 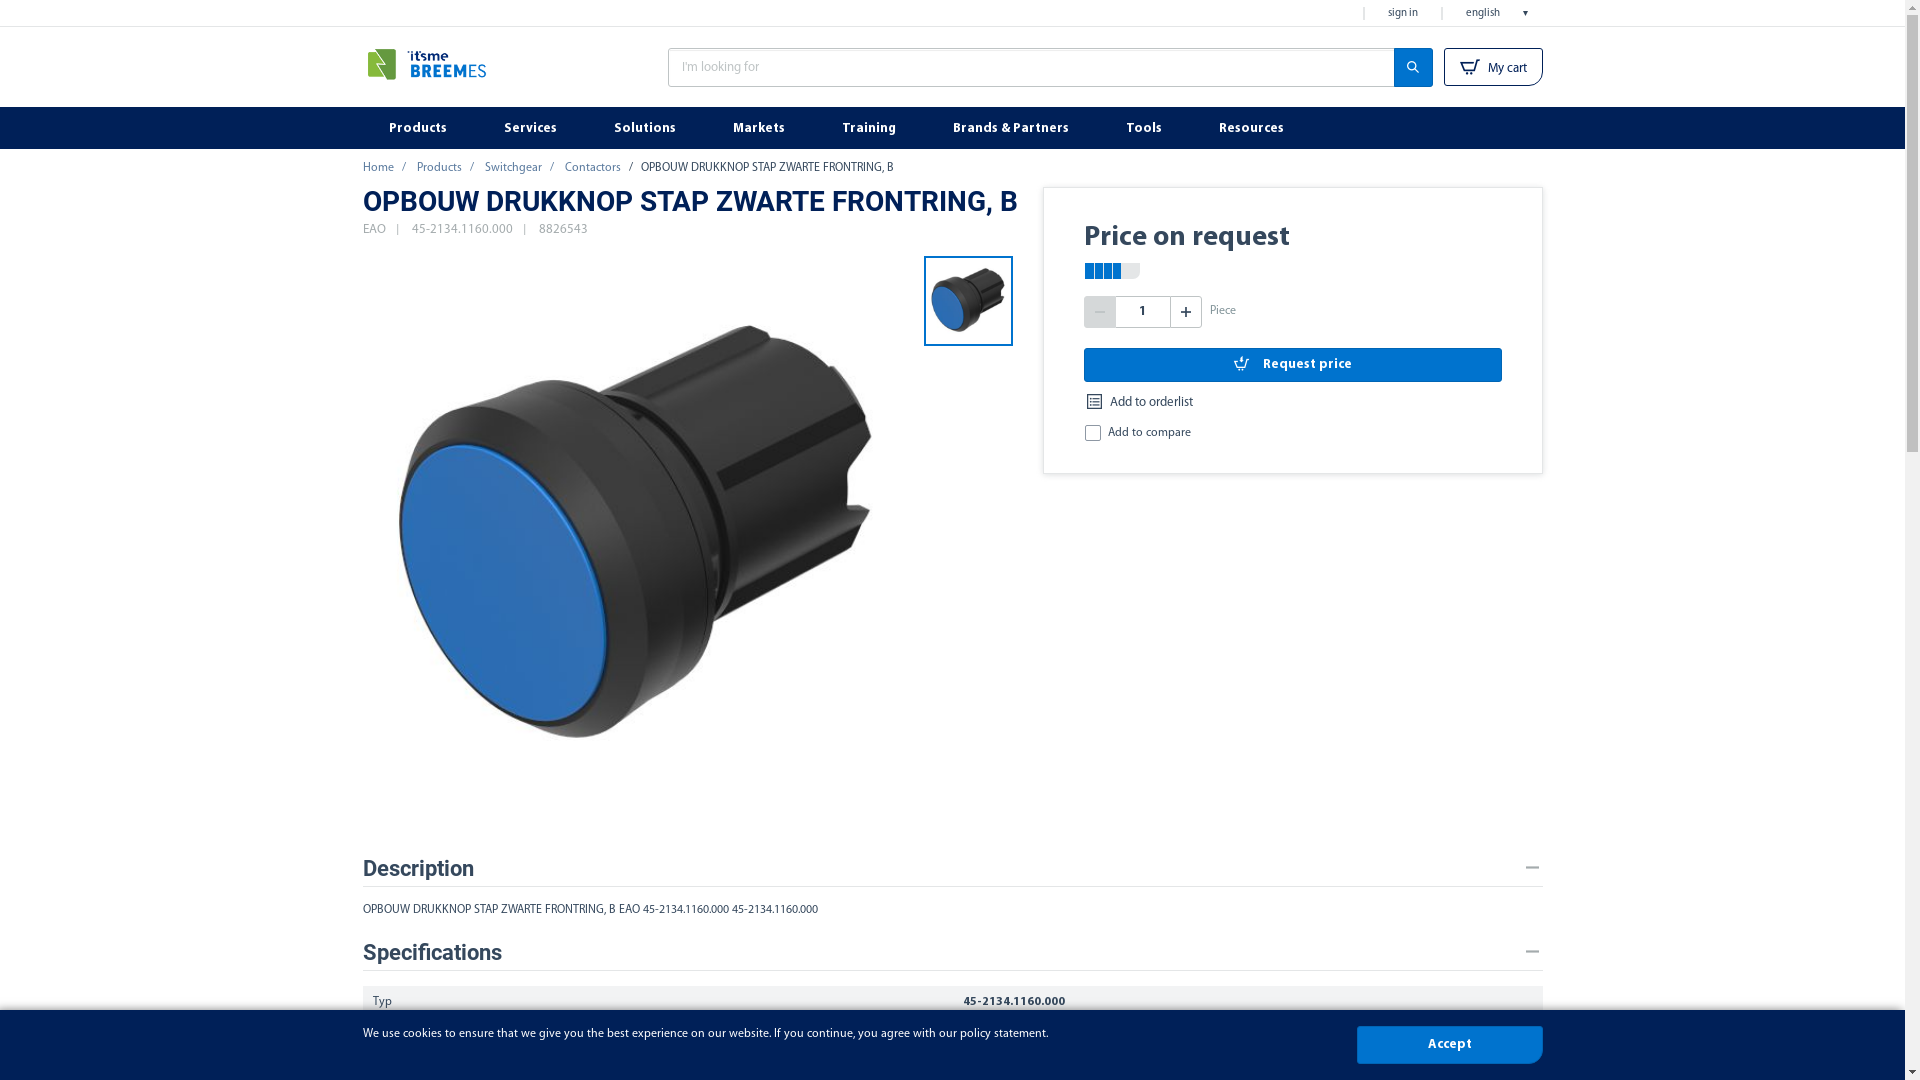 What do you see at coordinates (1449, 1044) in the screenshot?
I see `'Accept'` at bounding box center [1449, 1044].